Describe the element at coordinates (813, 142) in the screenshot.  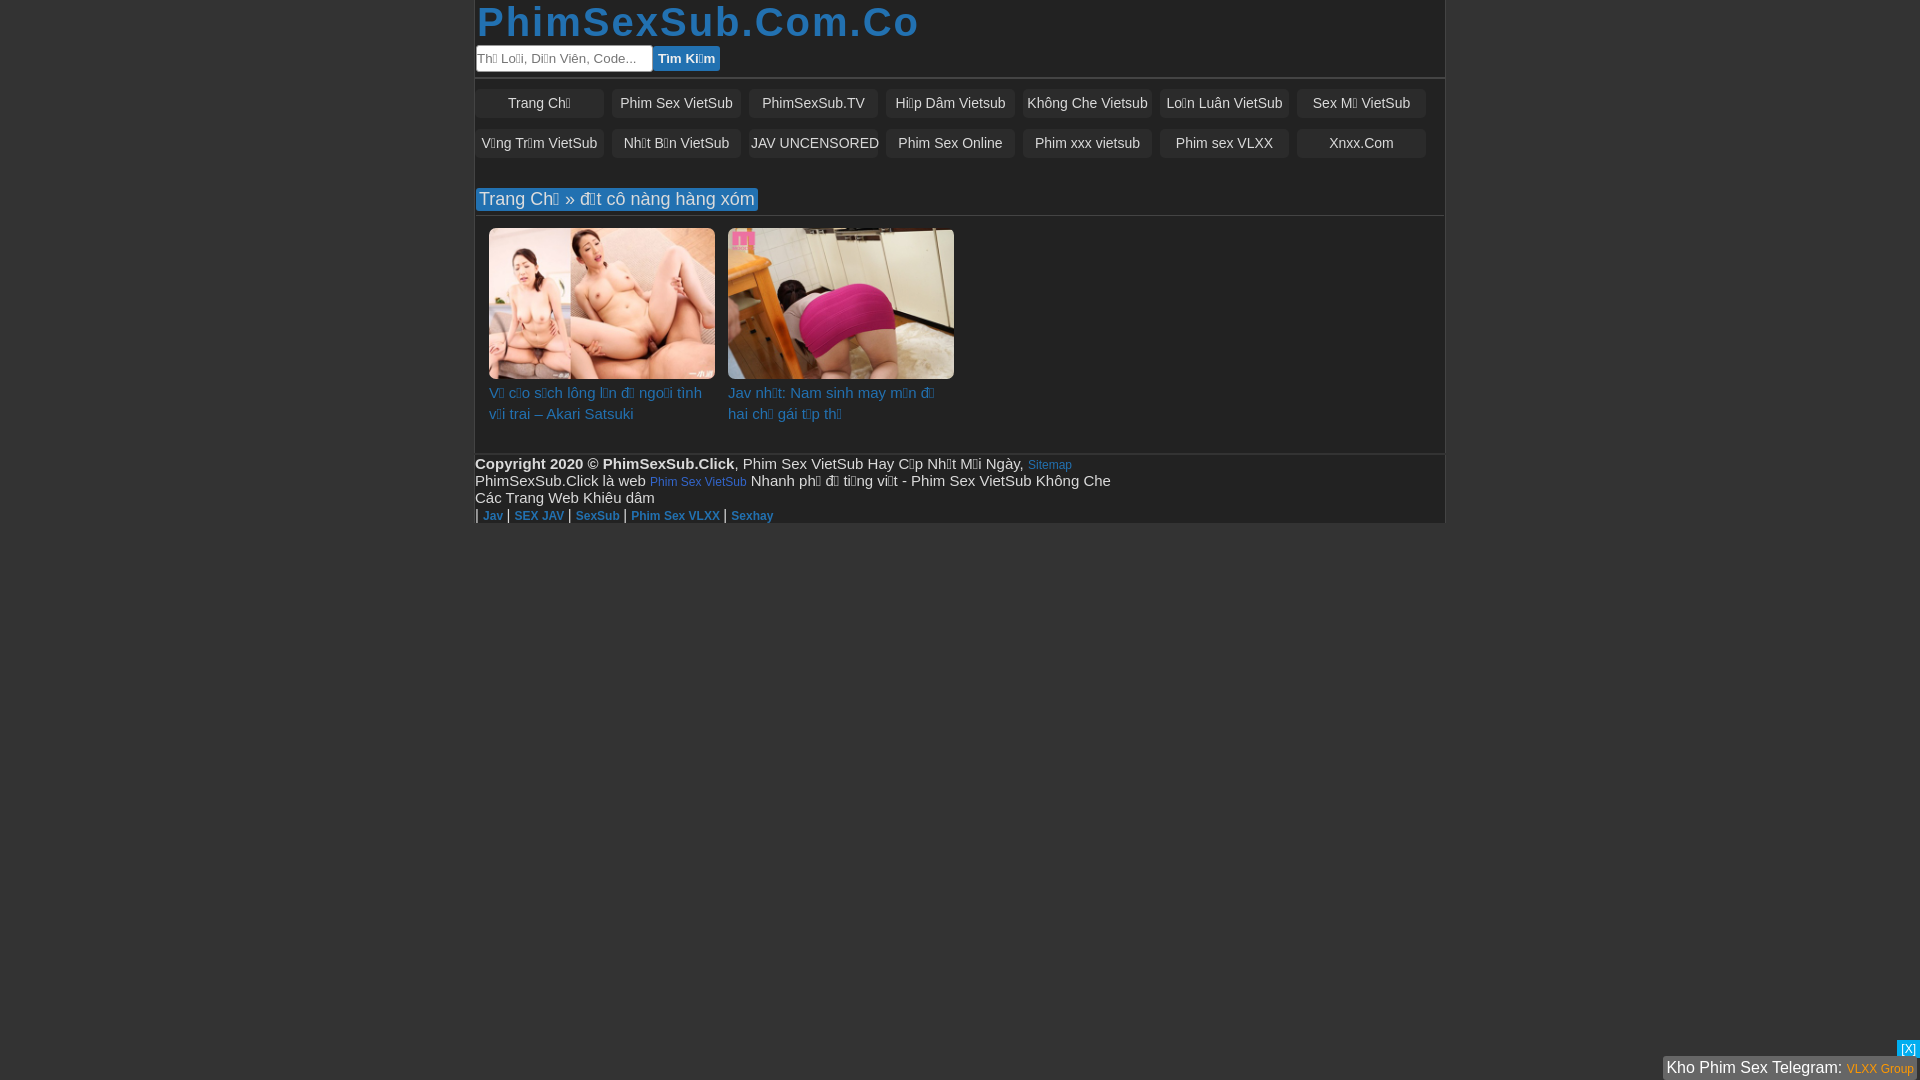
I see `'JAV UNCENSORED'` at that location.